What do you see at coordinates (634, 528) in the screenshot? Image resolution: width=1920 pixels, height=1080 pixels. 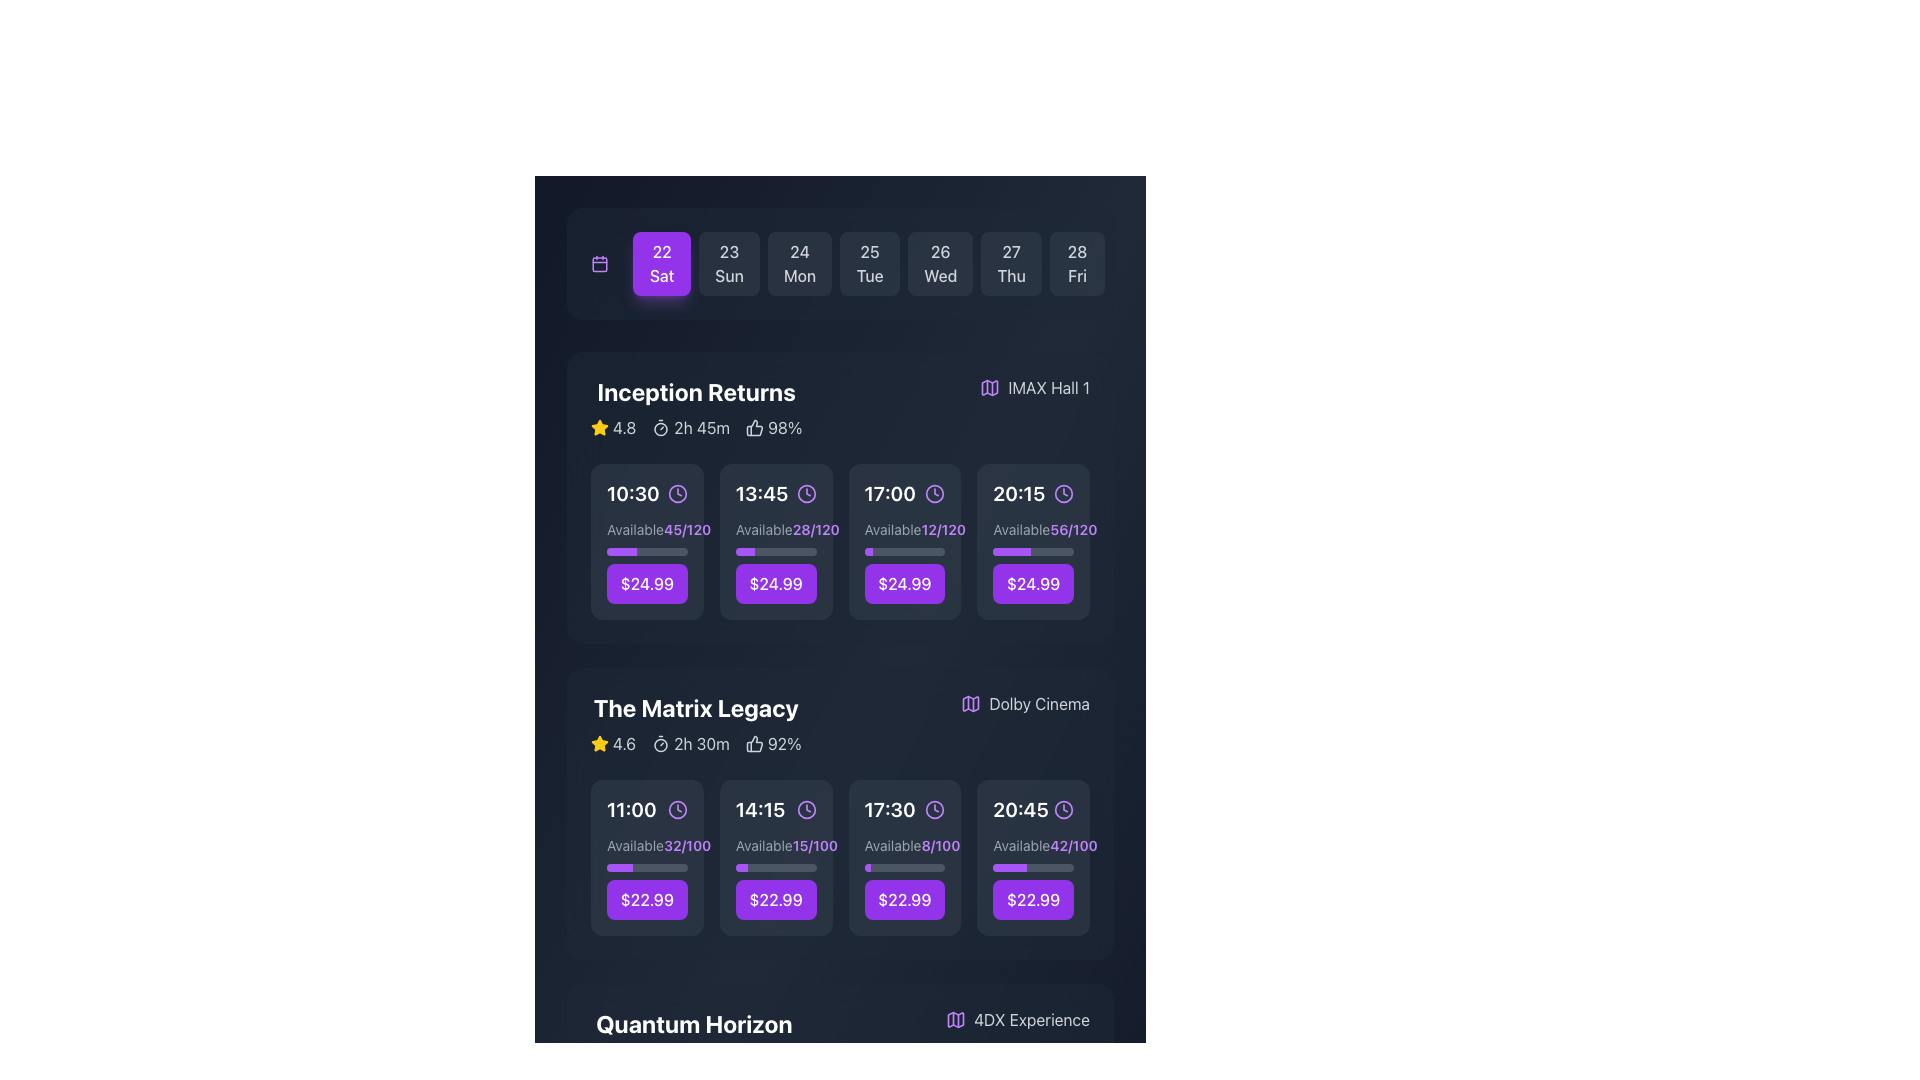 I see `the static text label indicating the availability status for the 'Inception Returns' movie time slot located beneath the '10:30' time label` at bounding box center [634, 528].